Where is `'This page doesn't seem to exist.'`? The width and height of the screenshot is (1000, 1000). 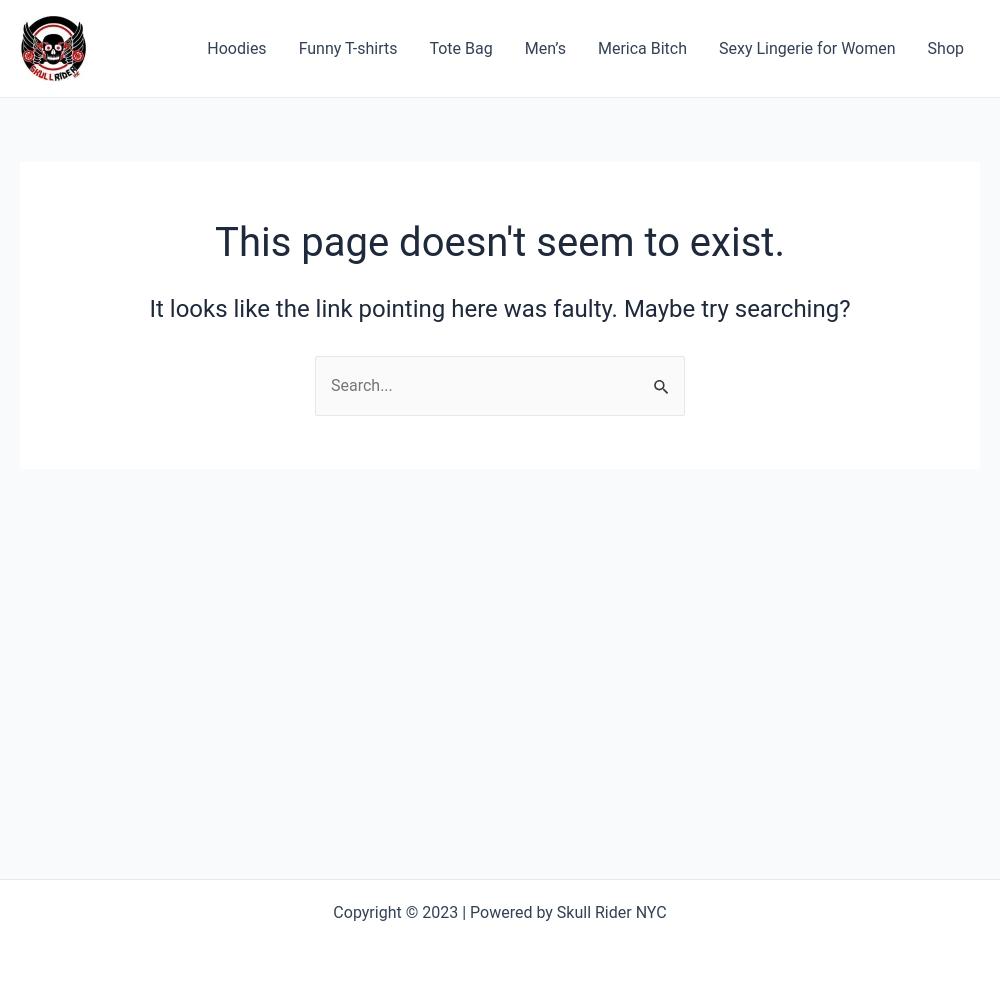
'This page doesn't seem to exist.' is located at coordinates (498, 241).